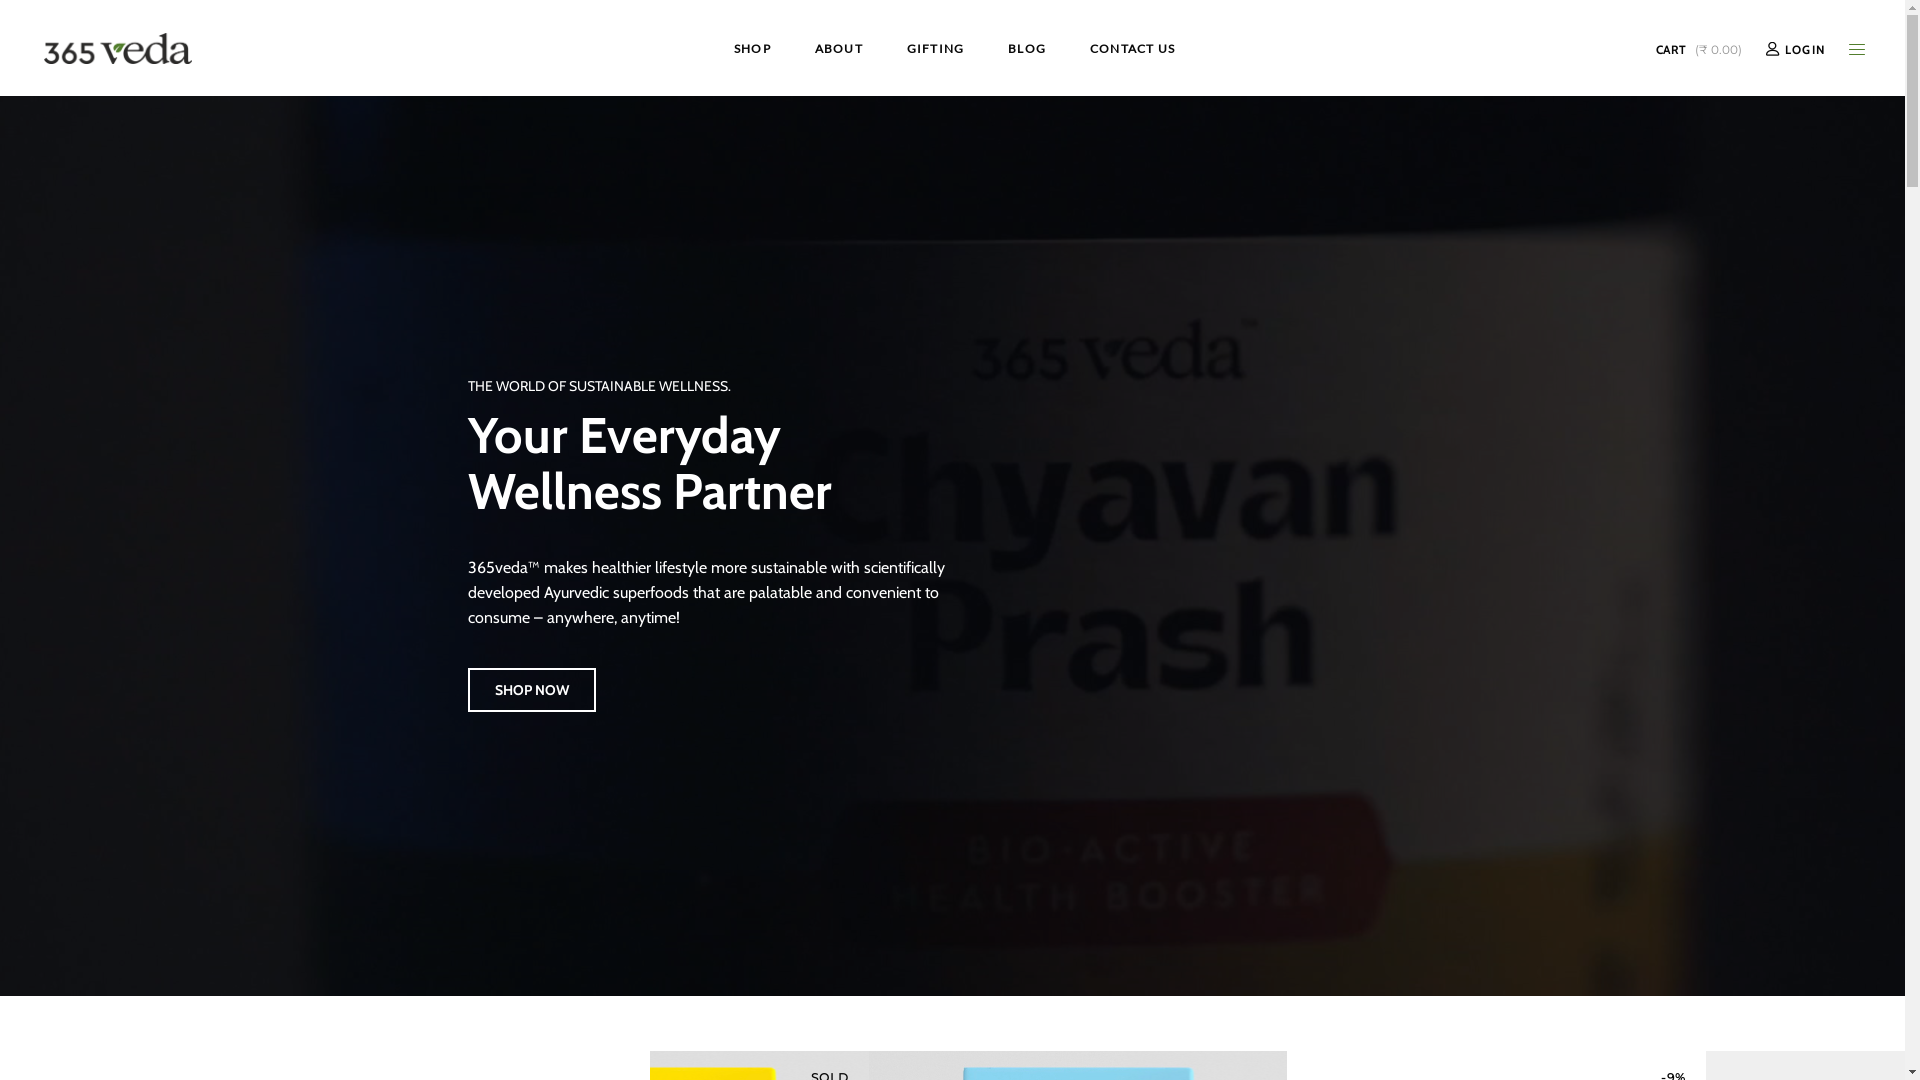 This screenshot has width=1920, height=1080. Describe the element at coordinates (532, 689) in the screenshot. I see `'SHOP NOW'` at that location.